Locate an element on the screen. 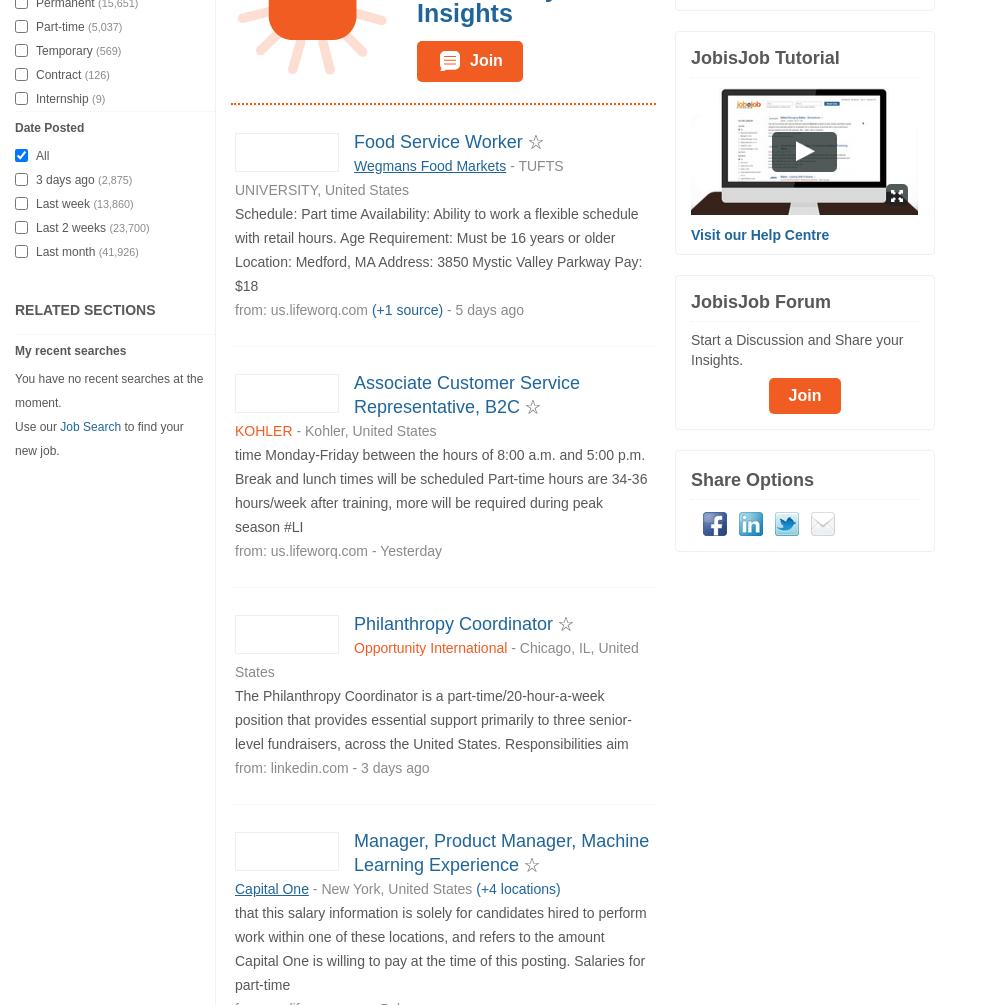 The height and width of the screenshot is (1005, 995). 'Chicago, IL, United States' is located at coordinates (235, 657).